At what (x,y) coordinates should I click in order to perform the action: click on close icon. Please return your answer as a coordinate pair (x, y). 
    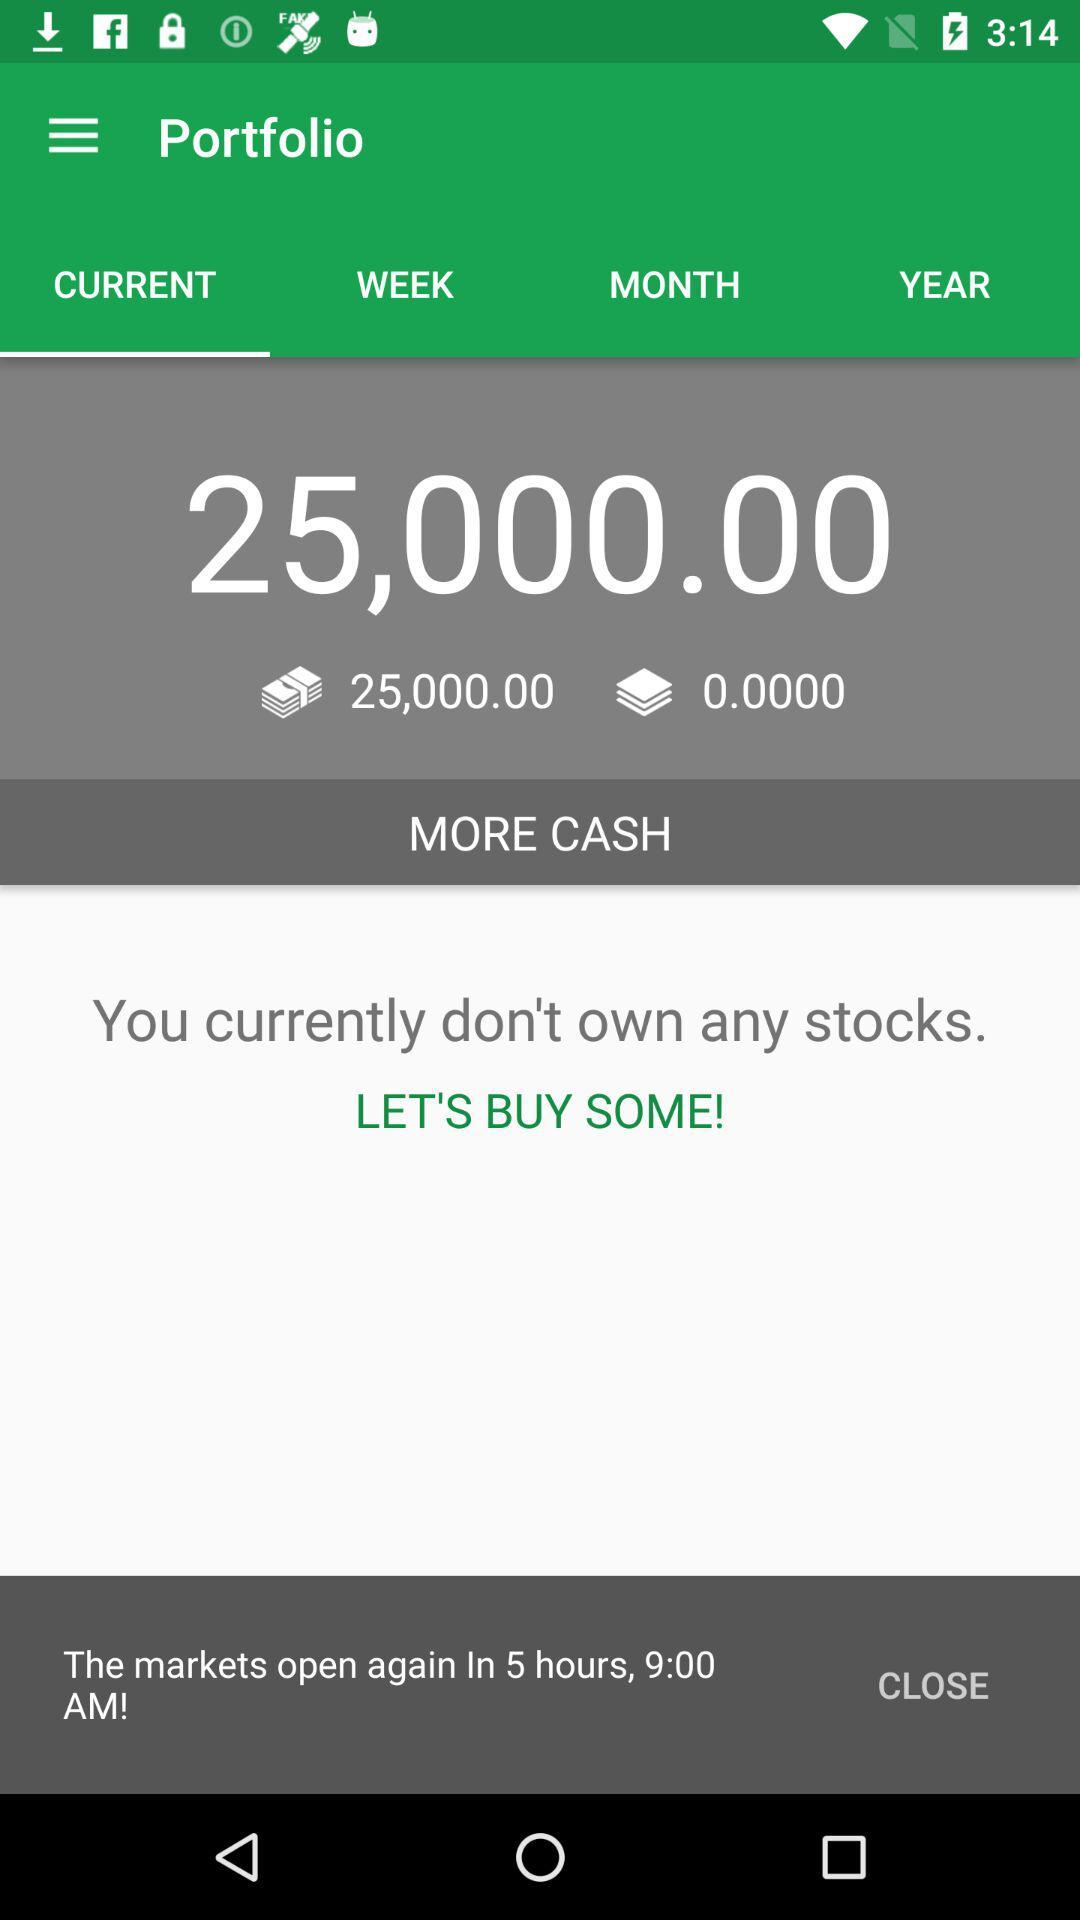
    Looking at the image, I should click on (933, 1683).